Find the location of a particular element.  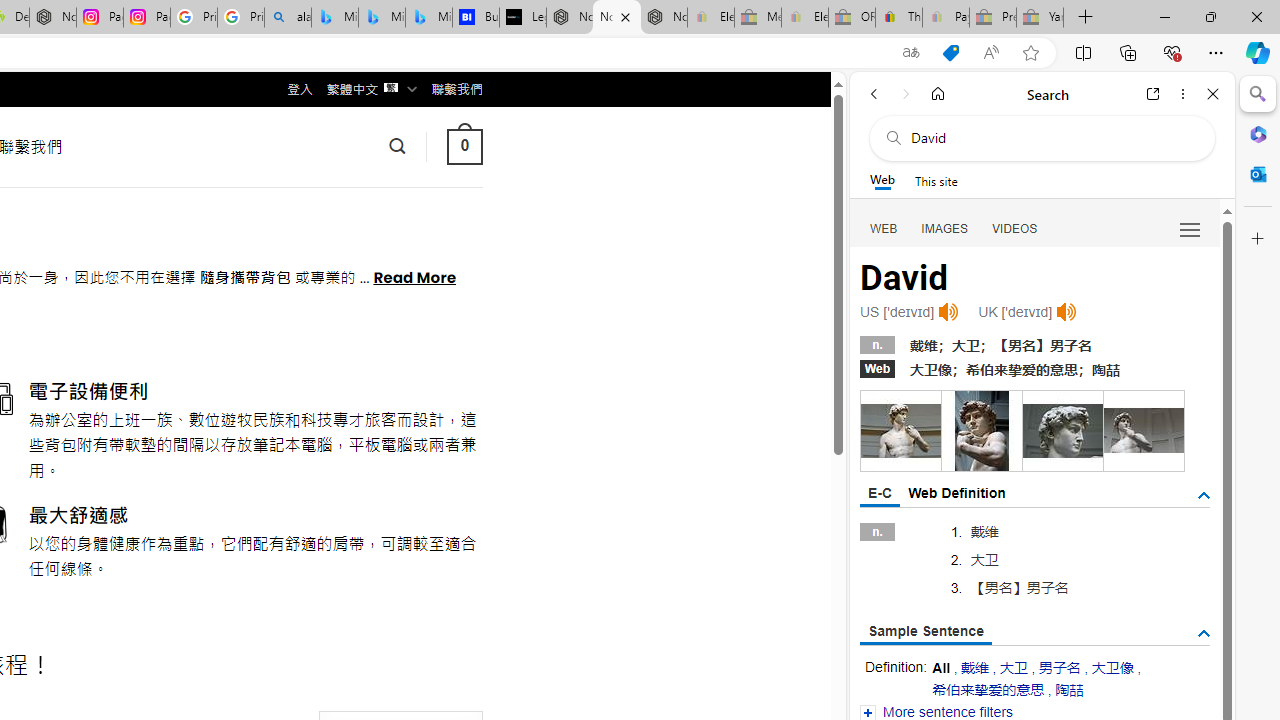

'Web scope' is located at coordinates (881, 180).